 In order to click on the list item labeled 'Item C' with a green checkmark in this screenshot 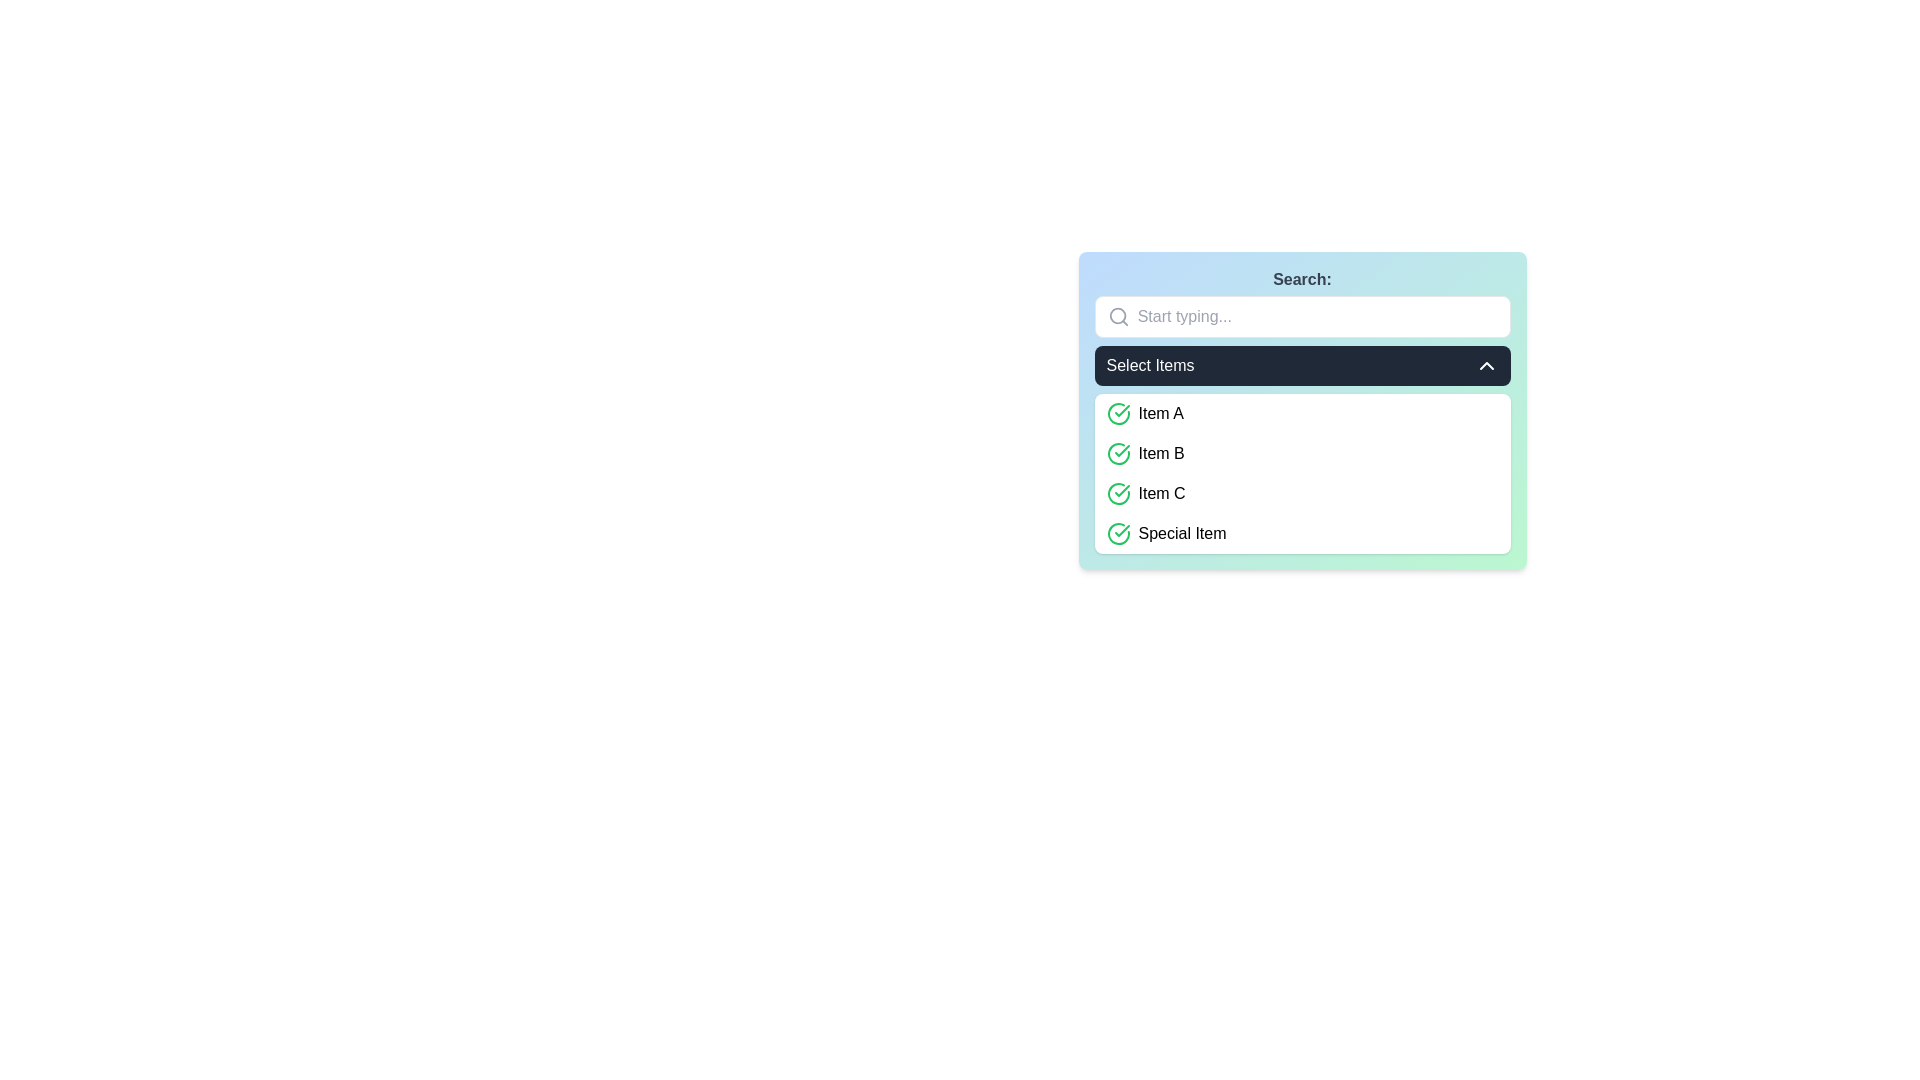, I will do `click(1302, 493)`.